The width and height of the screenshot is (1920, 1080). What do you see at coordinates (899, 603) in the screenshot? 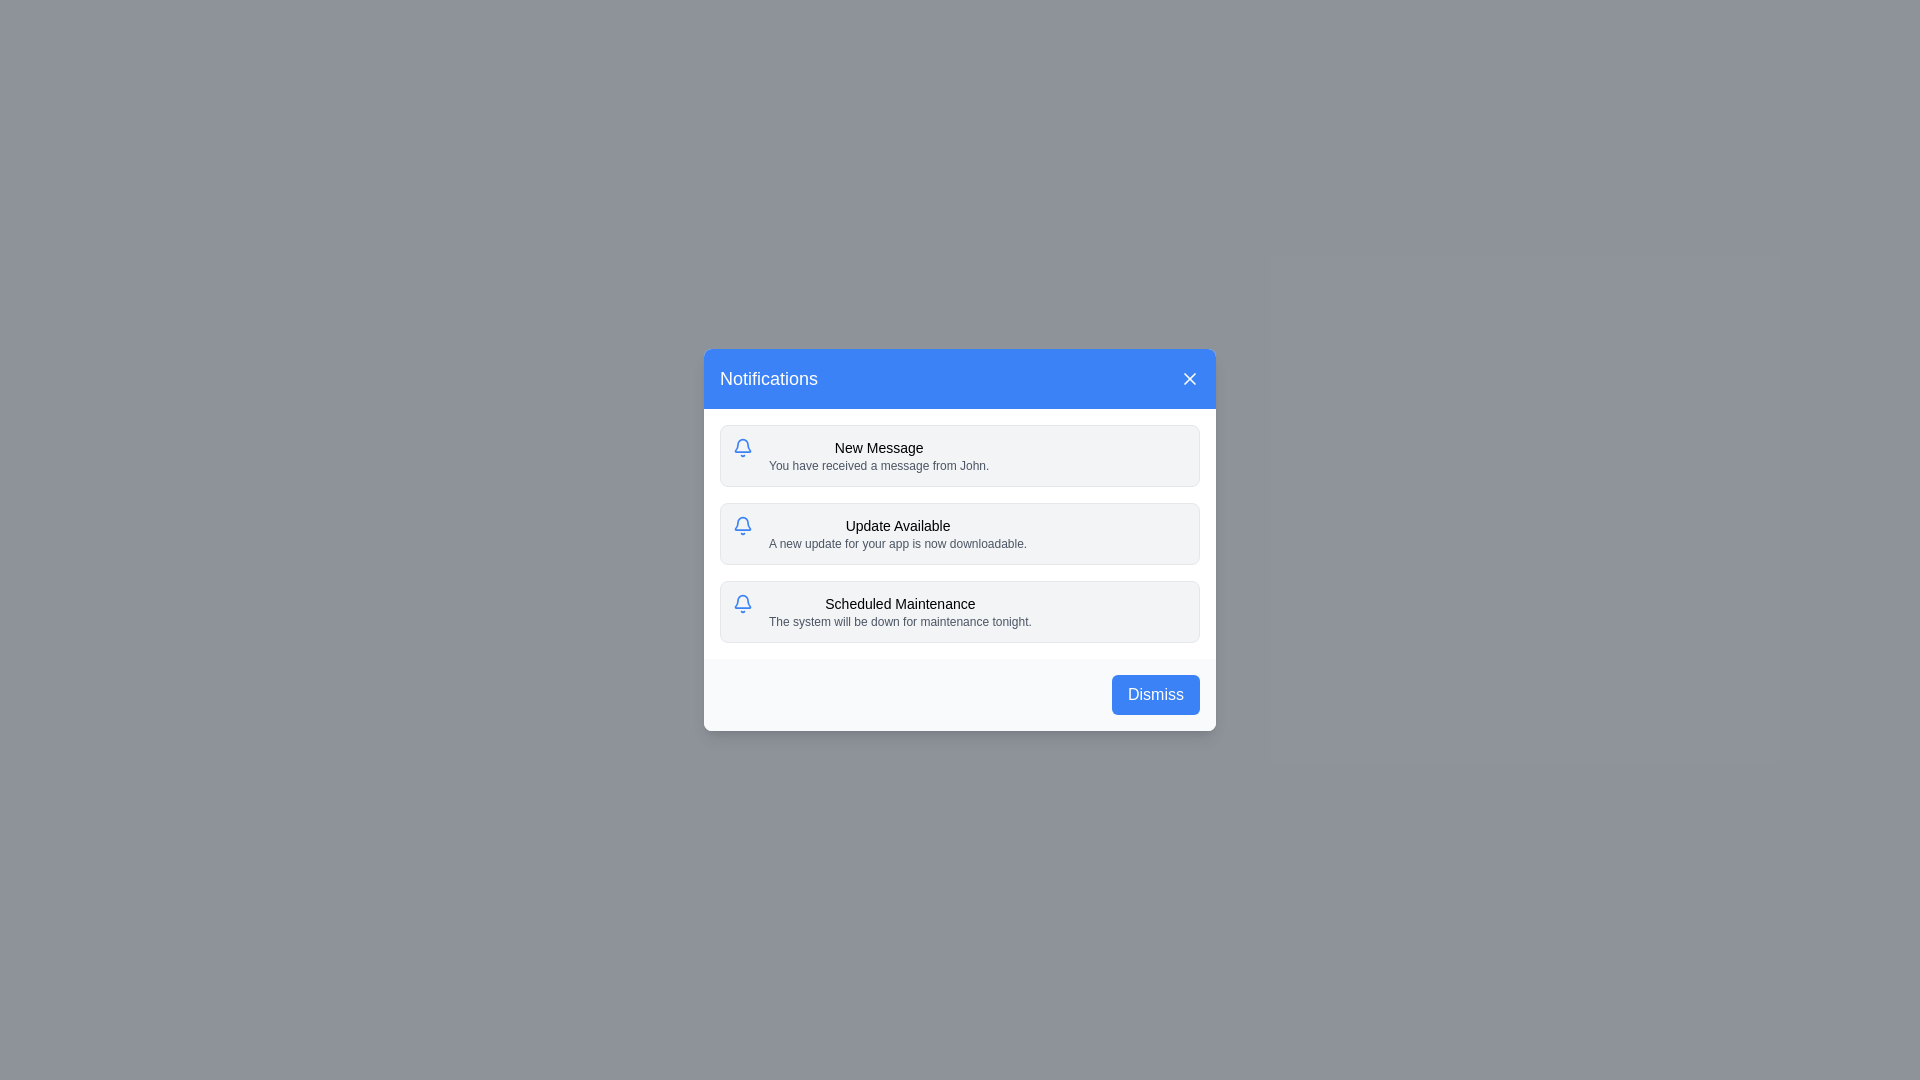
I see `the Text Label that serves as the headline for the notification message, positioned at the top of the third notification block in the dialog box` at bounding box center [899, 603].